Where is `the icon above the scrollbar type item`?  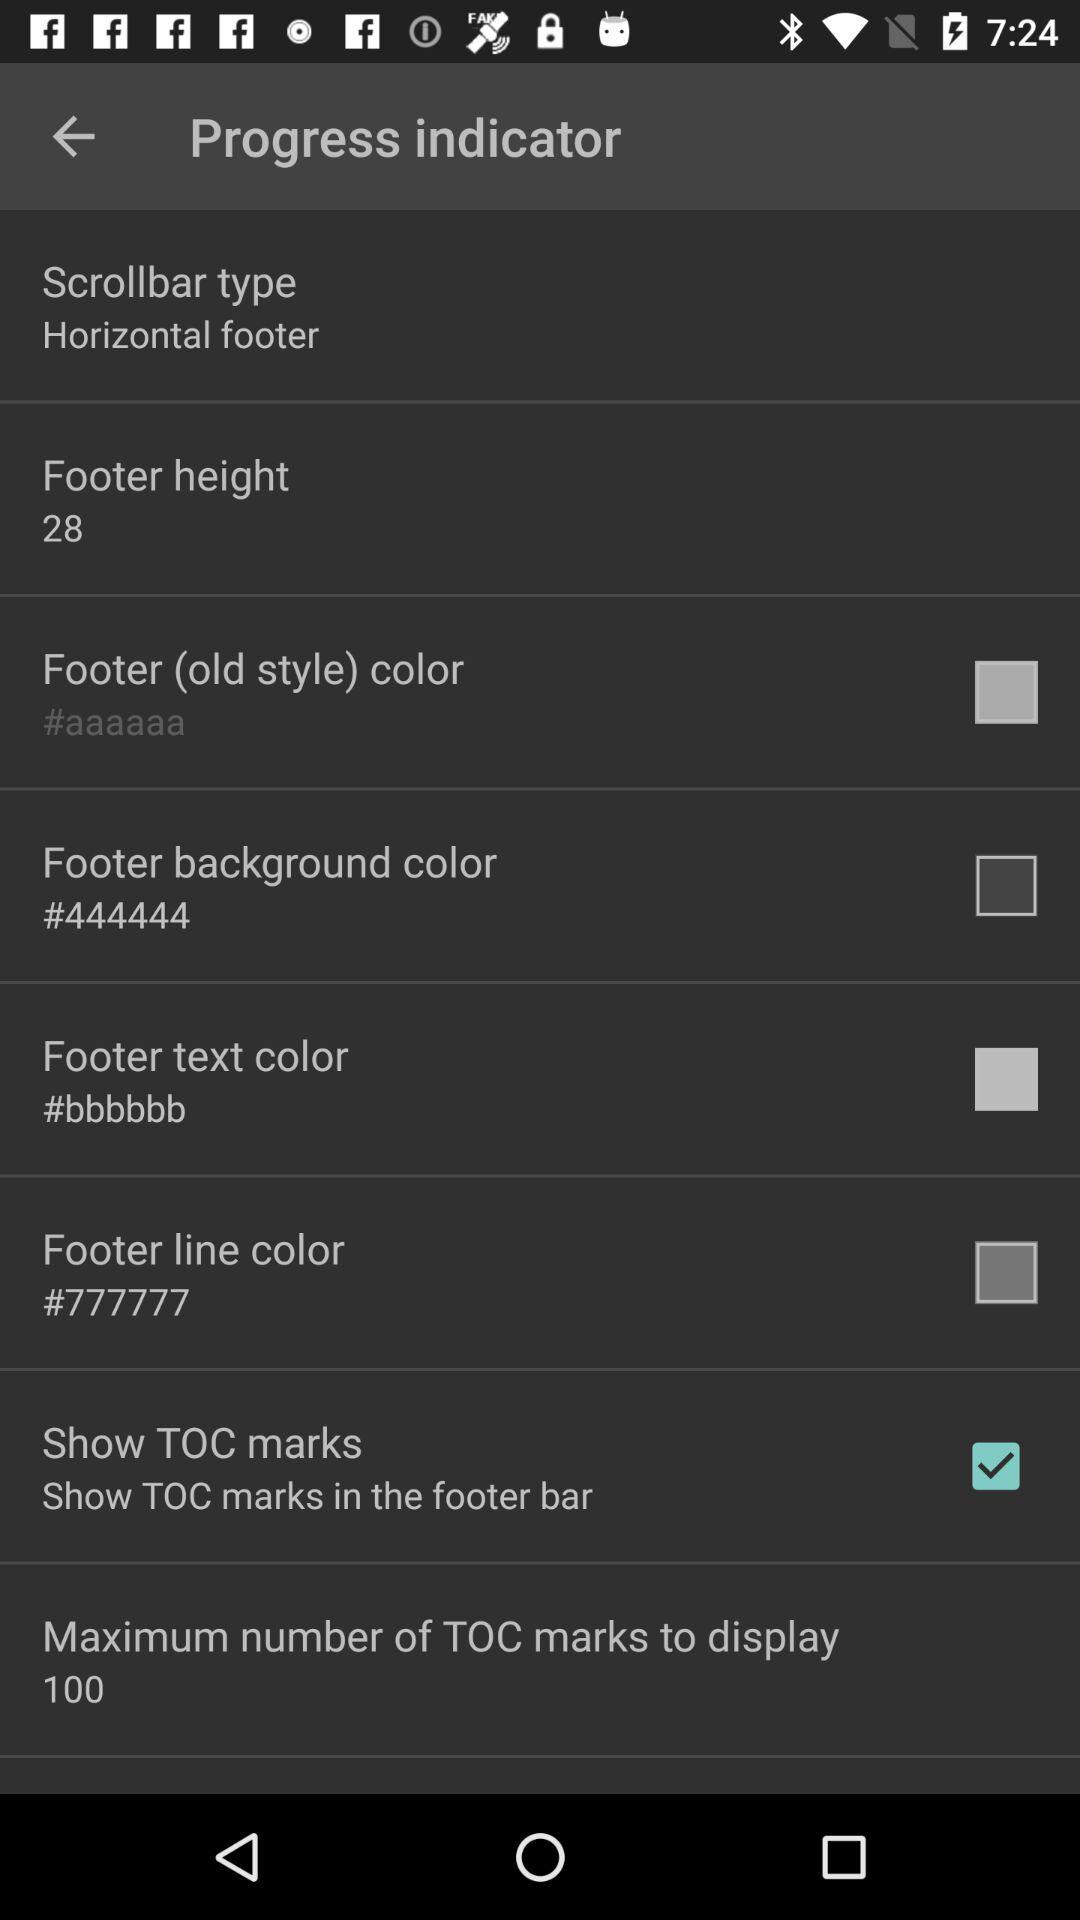 the icon above the scrollbar type item is located at coordinates (72, 135).